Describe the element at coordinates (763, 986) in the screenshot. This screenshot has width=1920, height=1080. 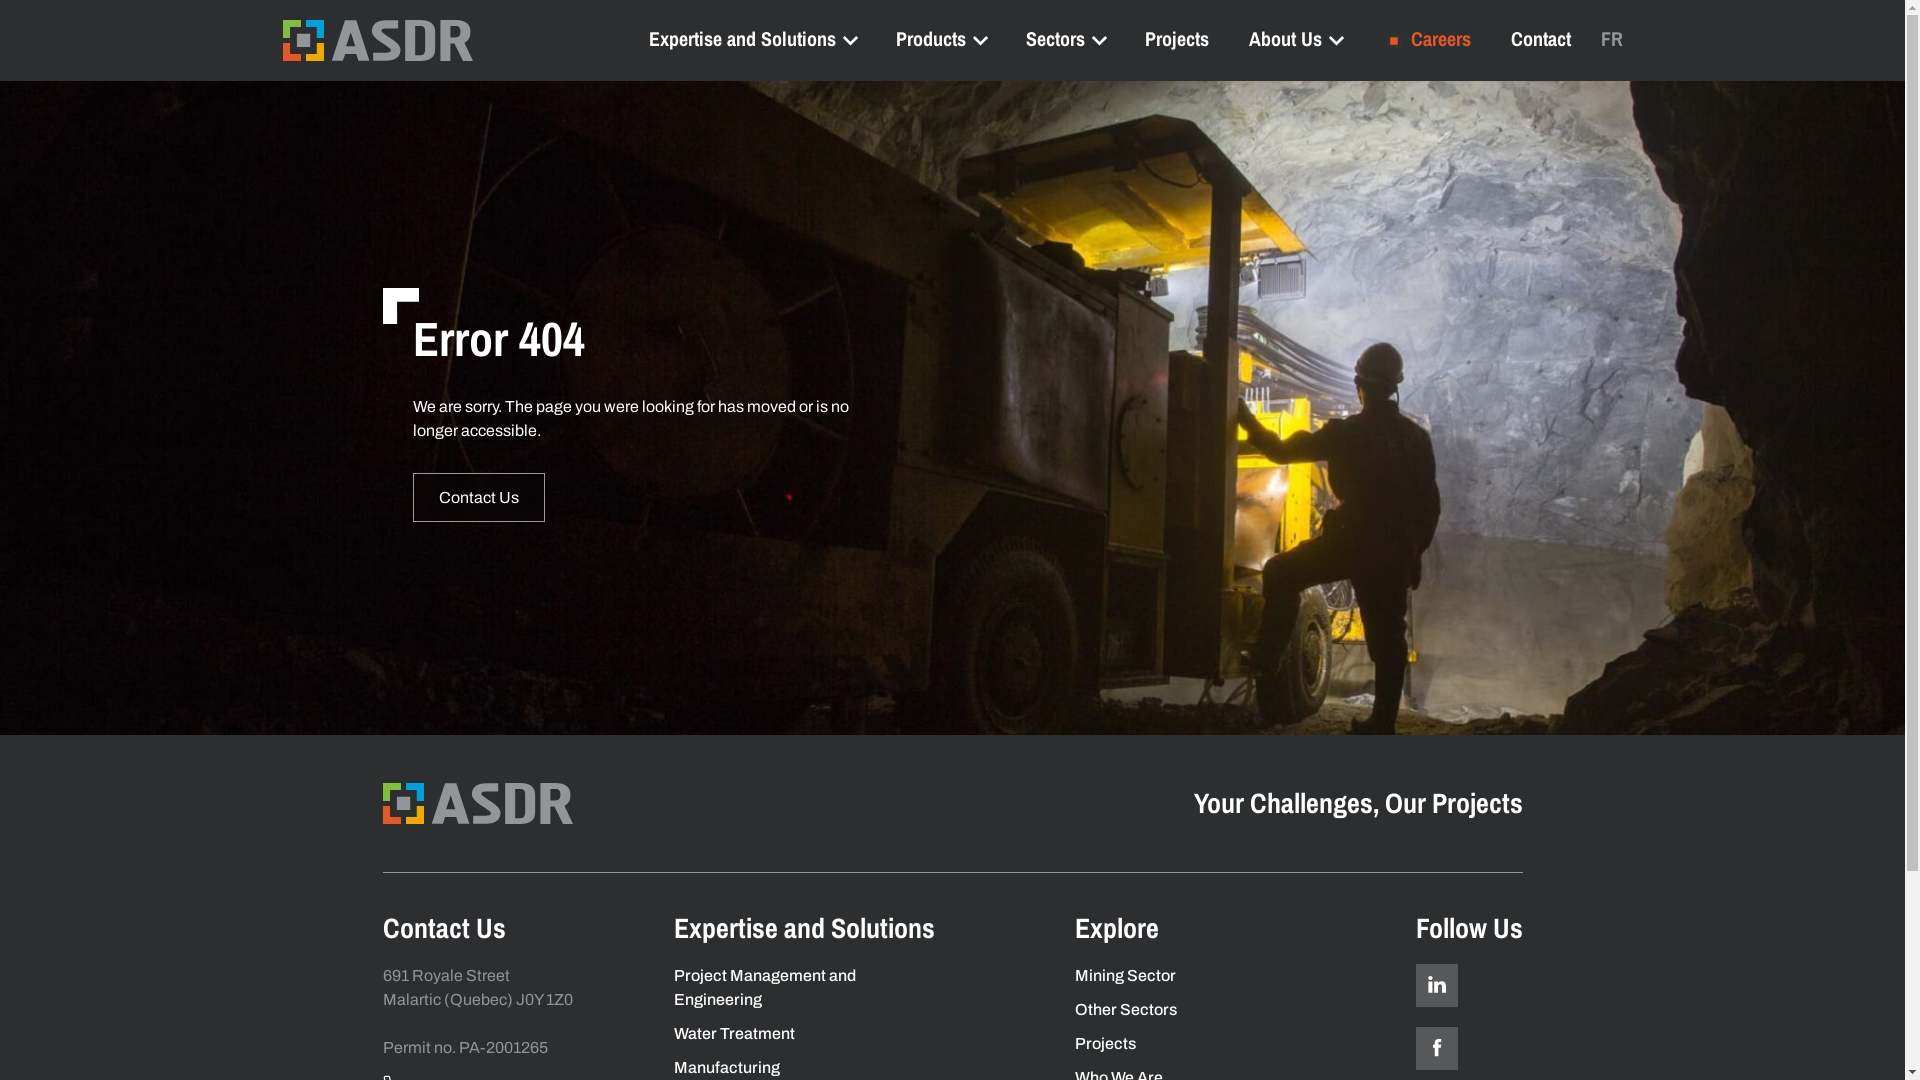
I see `'Project Management and Engineering'` at that location.